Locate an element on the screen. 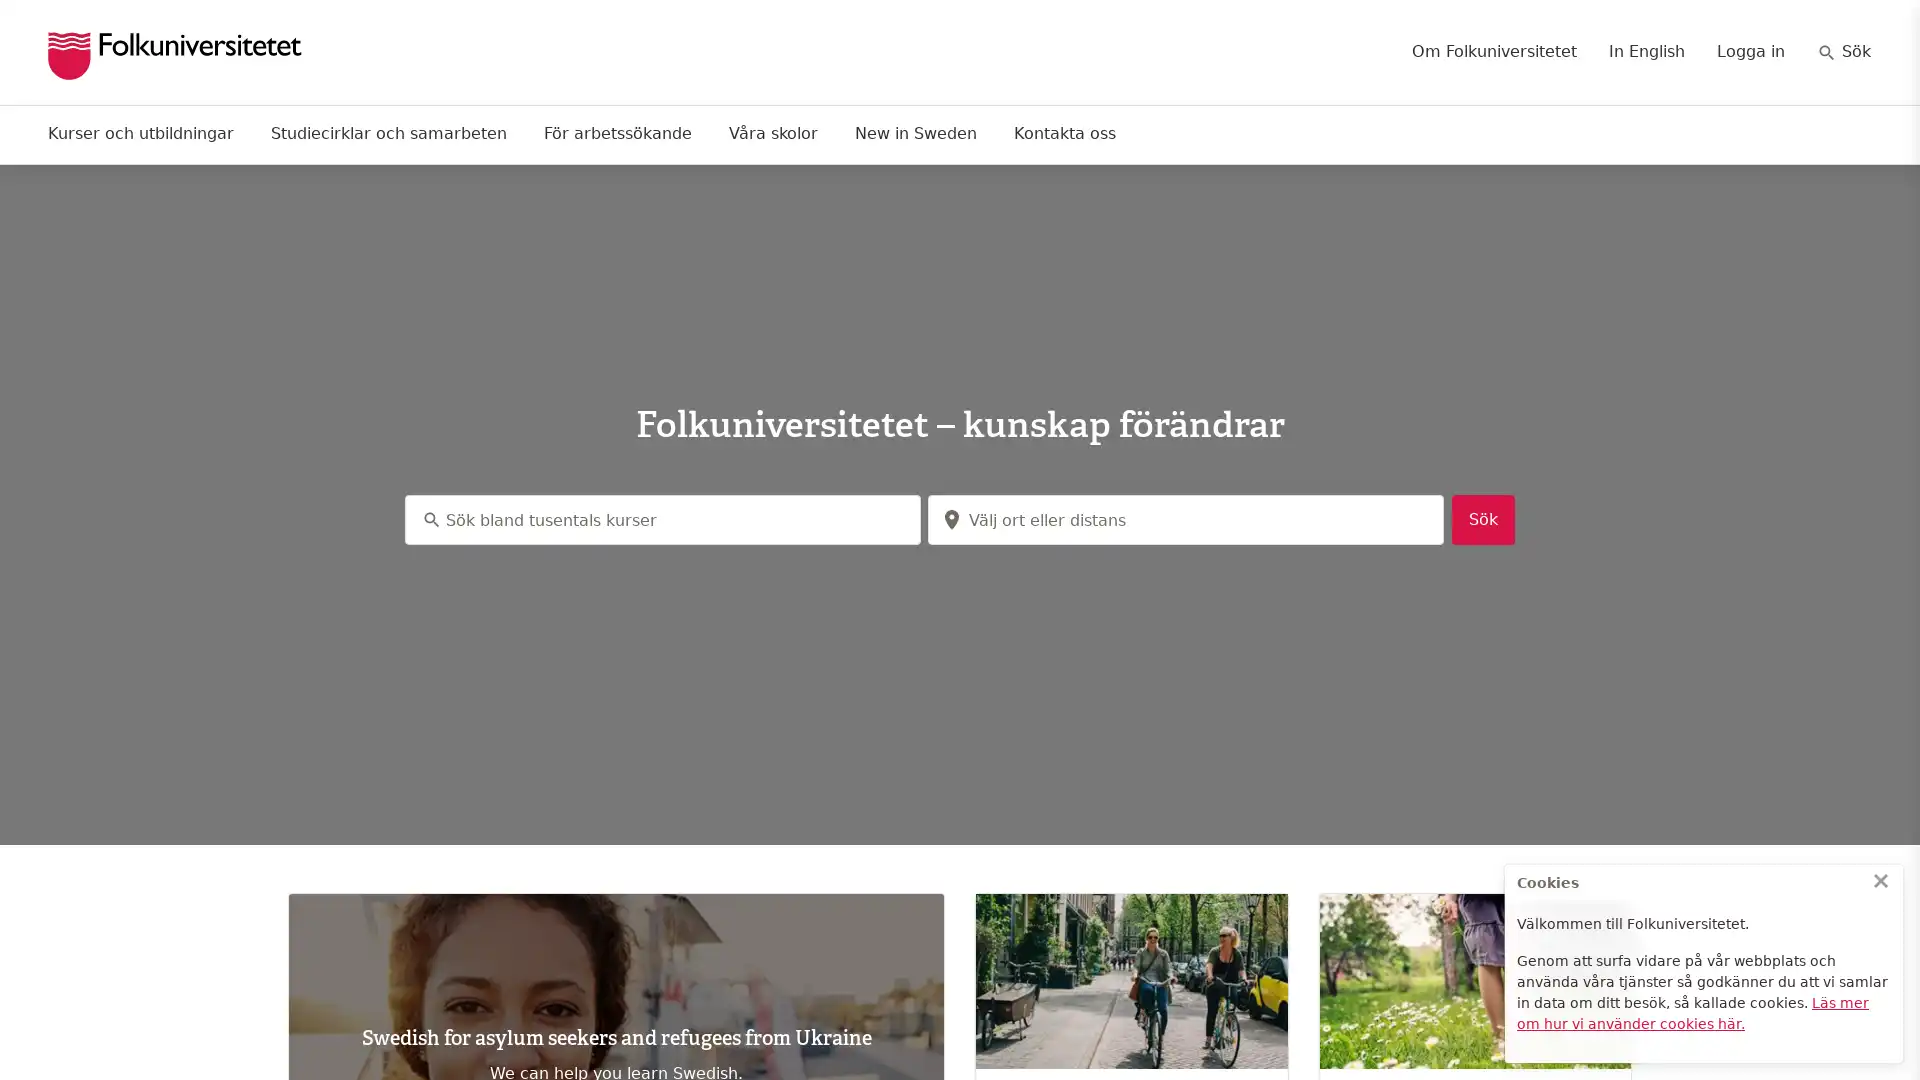  Sok is located at coordinates (1483, 519).